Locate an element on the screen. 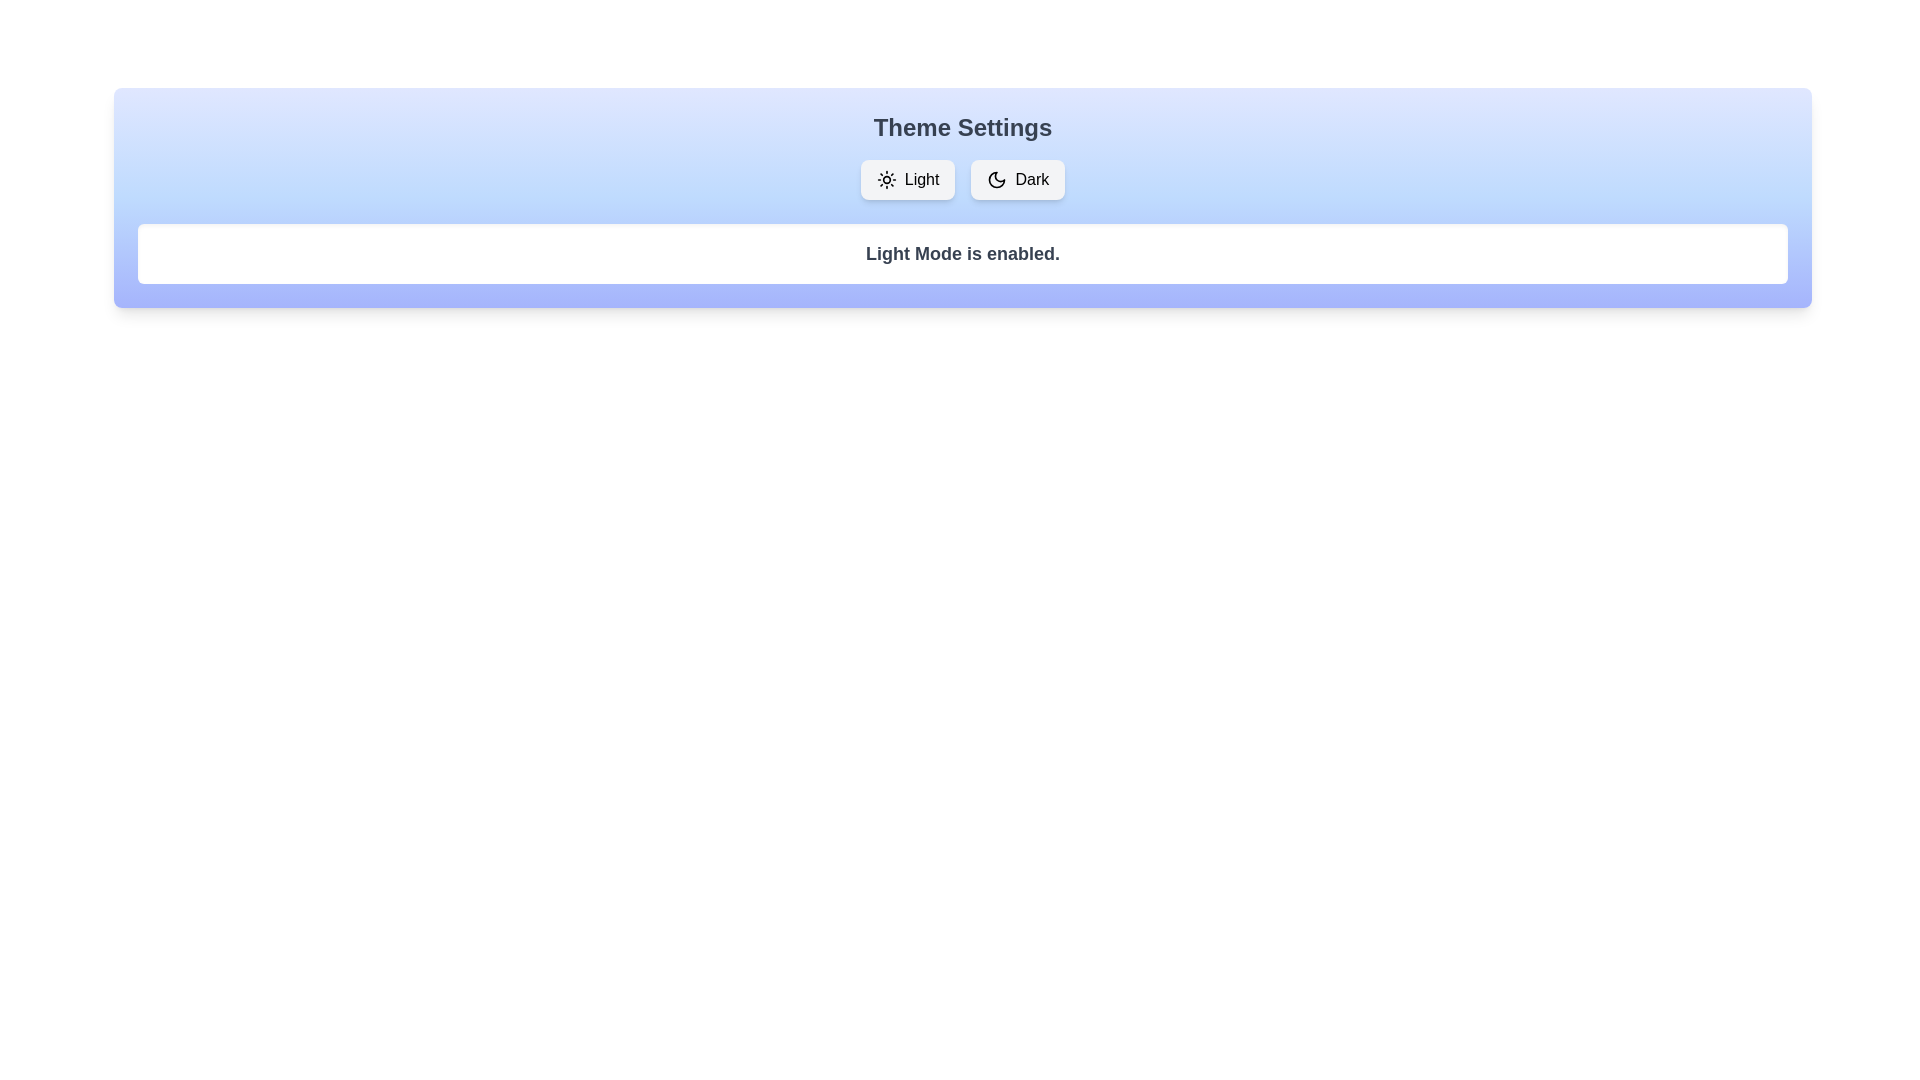 The width and height of the screenshot is (1920, 1080). the sun icon to explore its visual details is located at coordinates (885, 180).